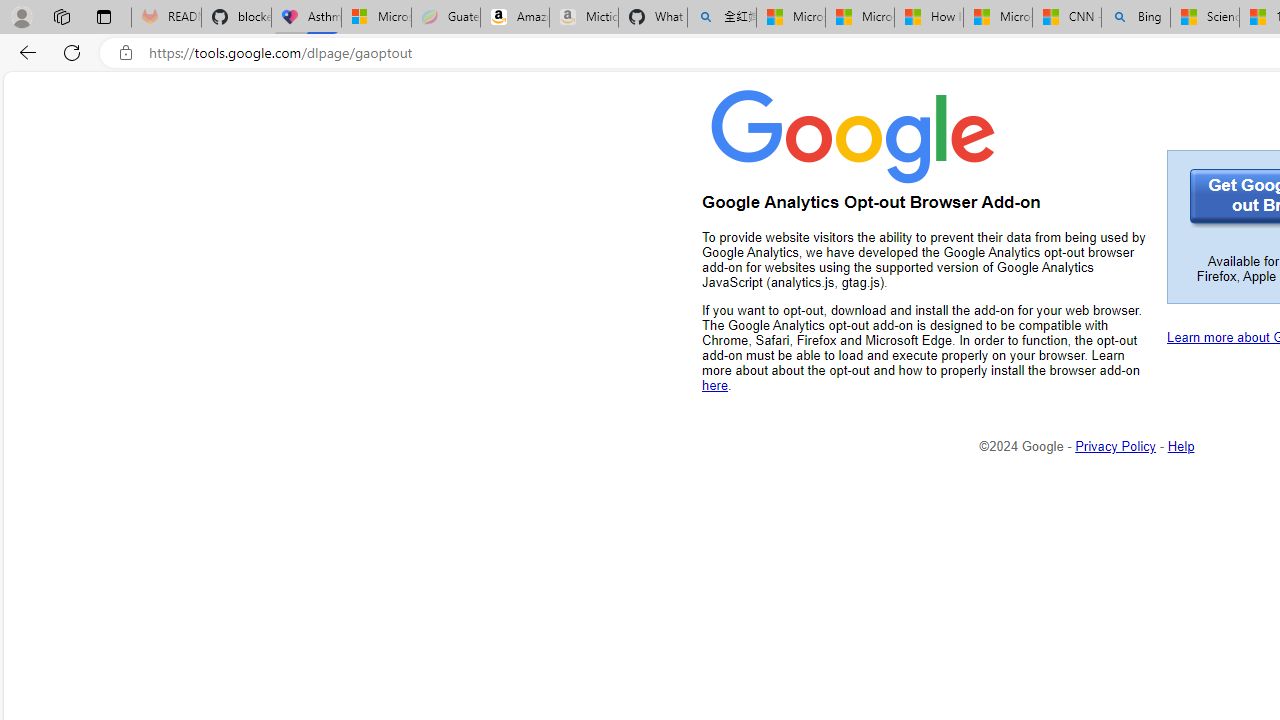 The width and height of the screenshot is (1280, 720). Describe the element at coordinates (1181, 445) in the screenshot. I see `'Help'` at that location.